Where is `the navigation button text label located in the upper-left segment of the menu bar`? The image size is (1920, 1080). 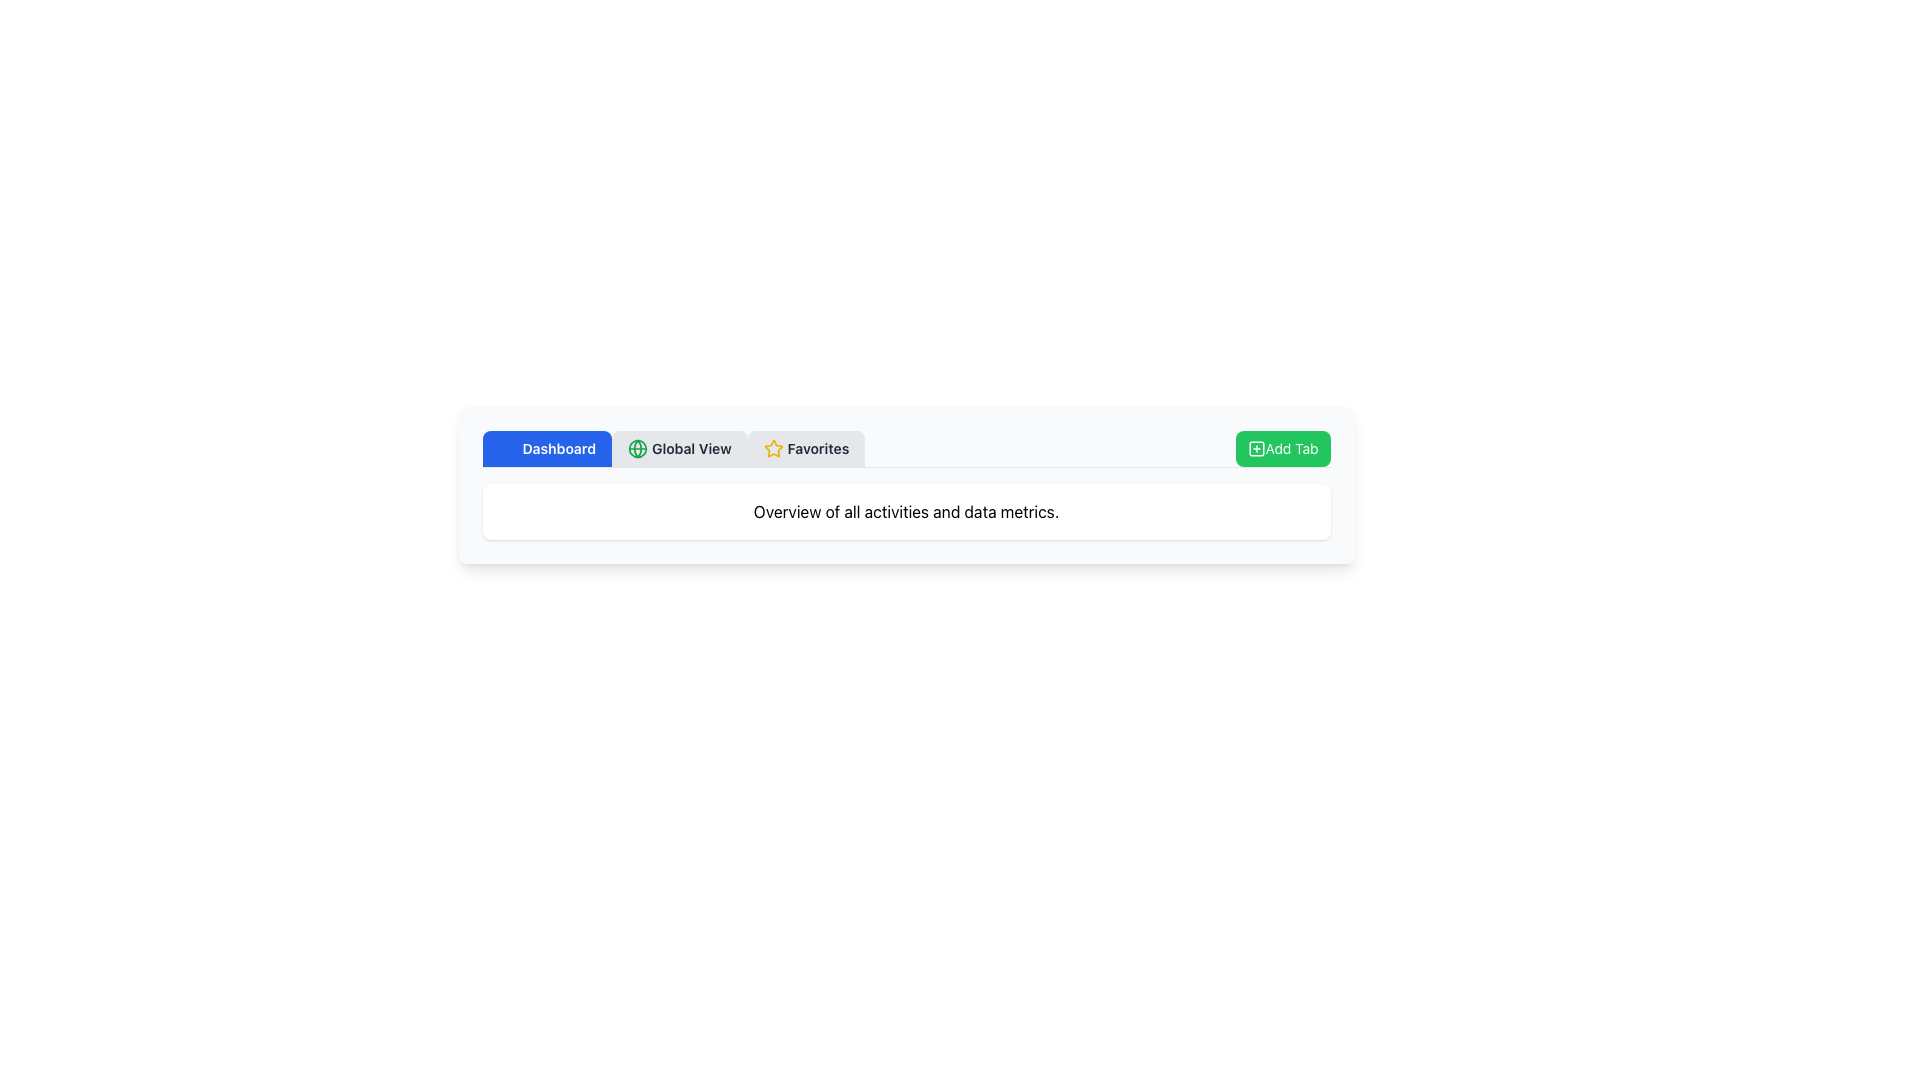 the navigation button text label located in the upper-left segment of the menu bar is located at coordinates (559, 447).